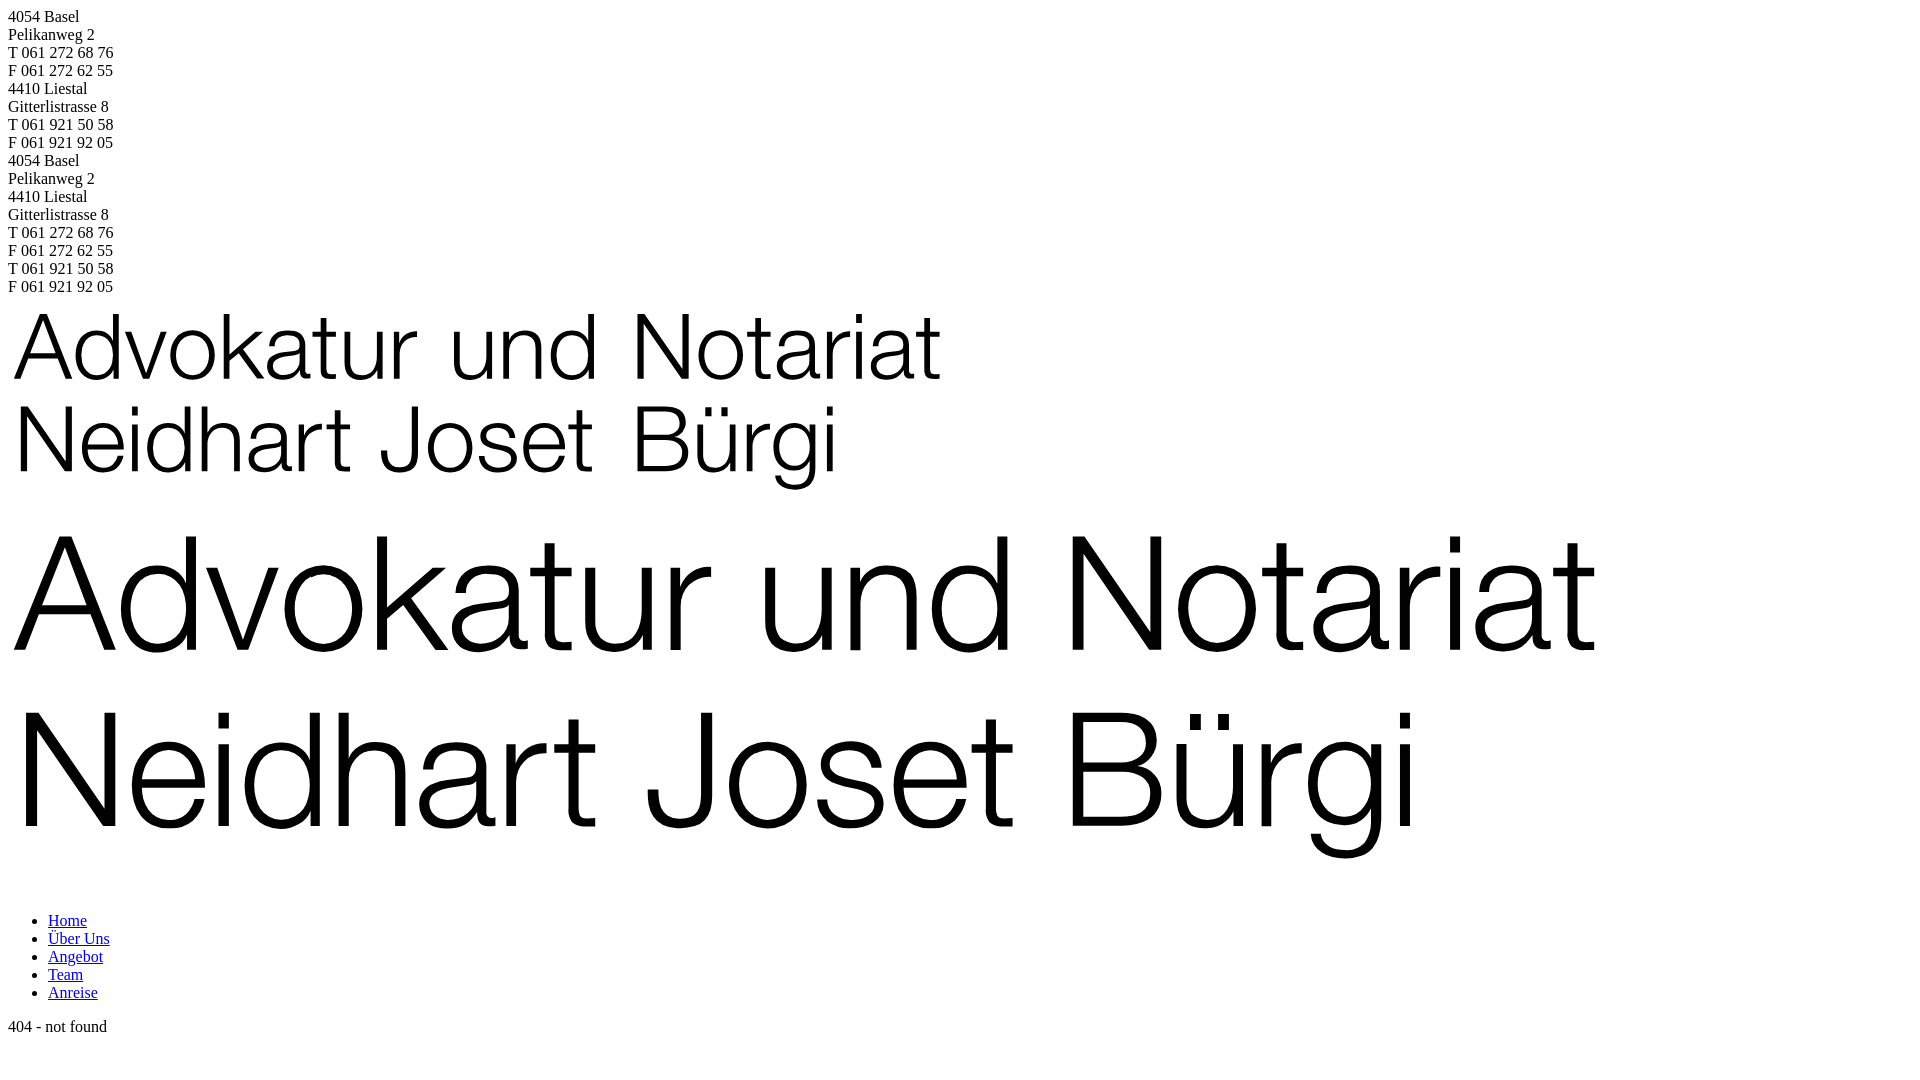 This screenshot has height=1080, width=1920. I want to click on 'Home', so click(48, 920).